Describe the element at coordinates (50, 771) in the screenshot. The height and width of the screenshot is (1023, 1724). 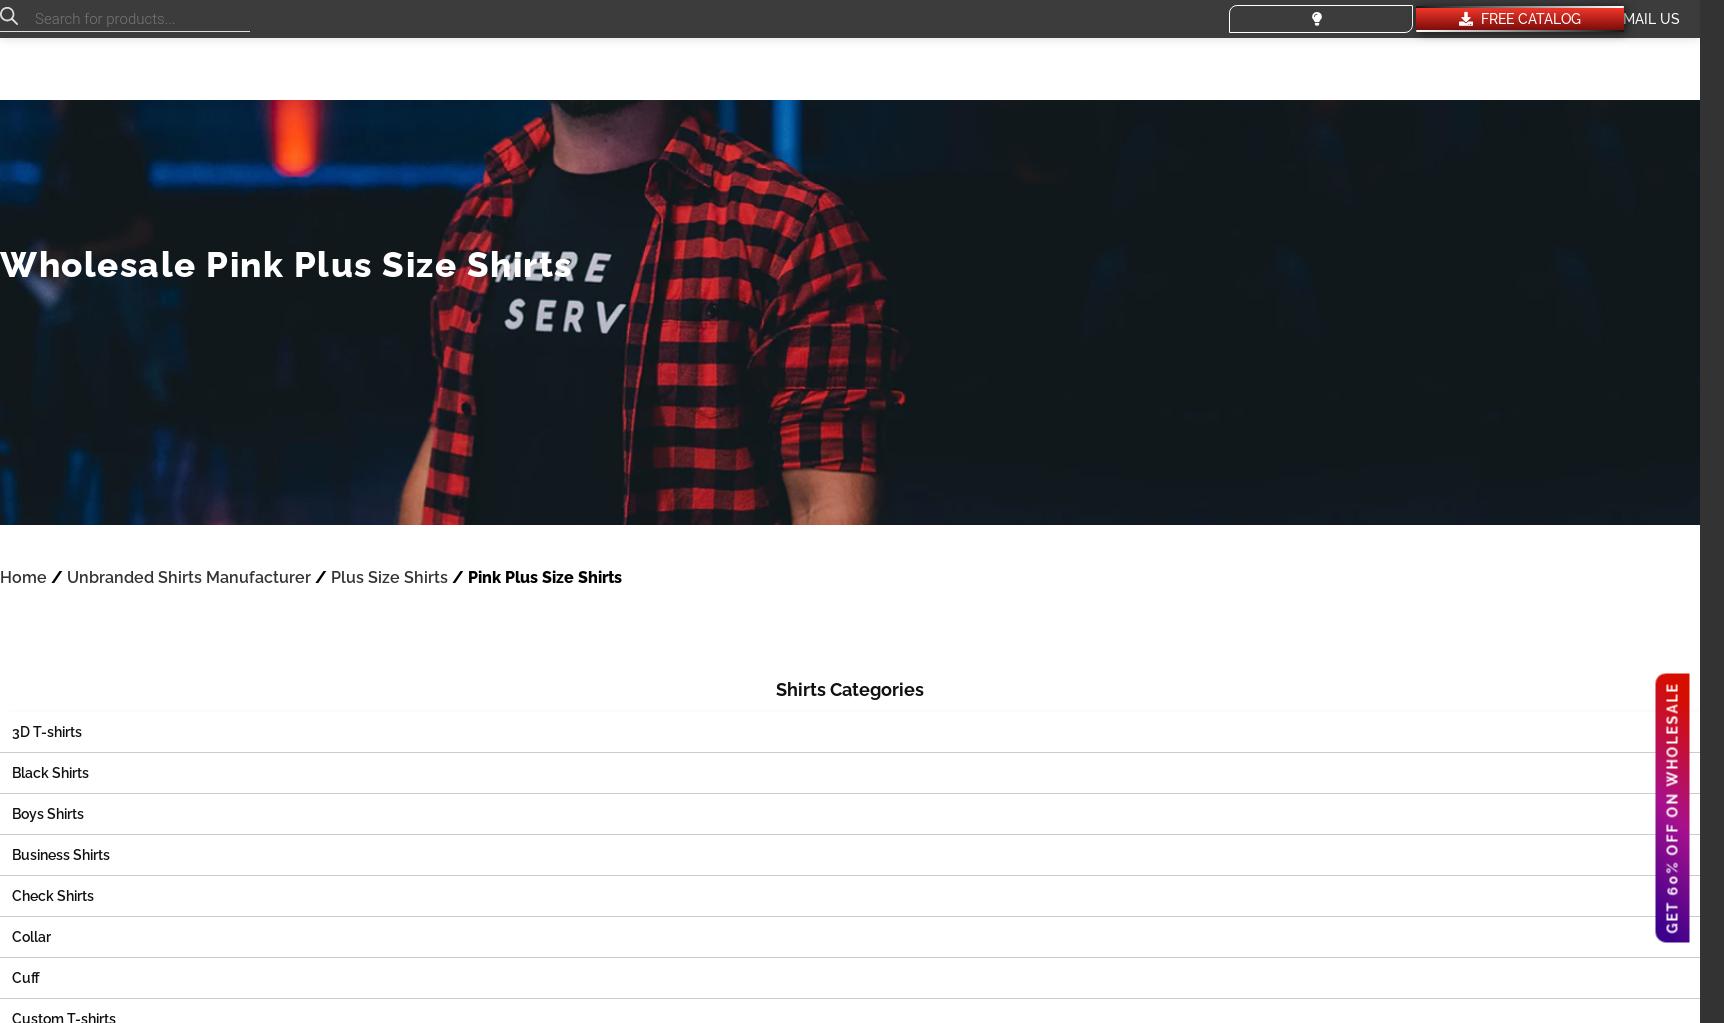
I see `'Black Shirts'` at that location.